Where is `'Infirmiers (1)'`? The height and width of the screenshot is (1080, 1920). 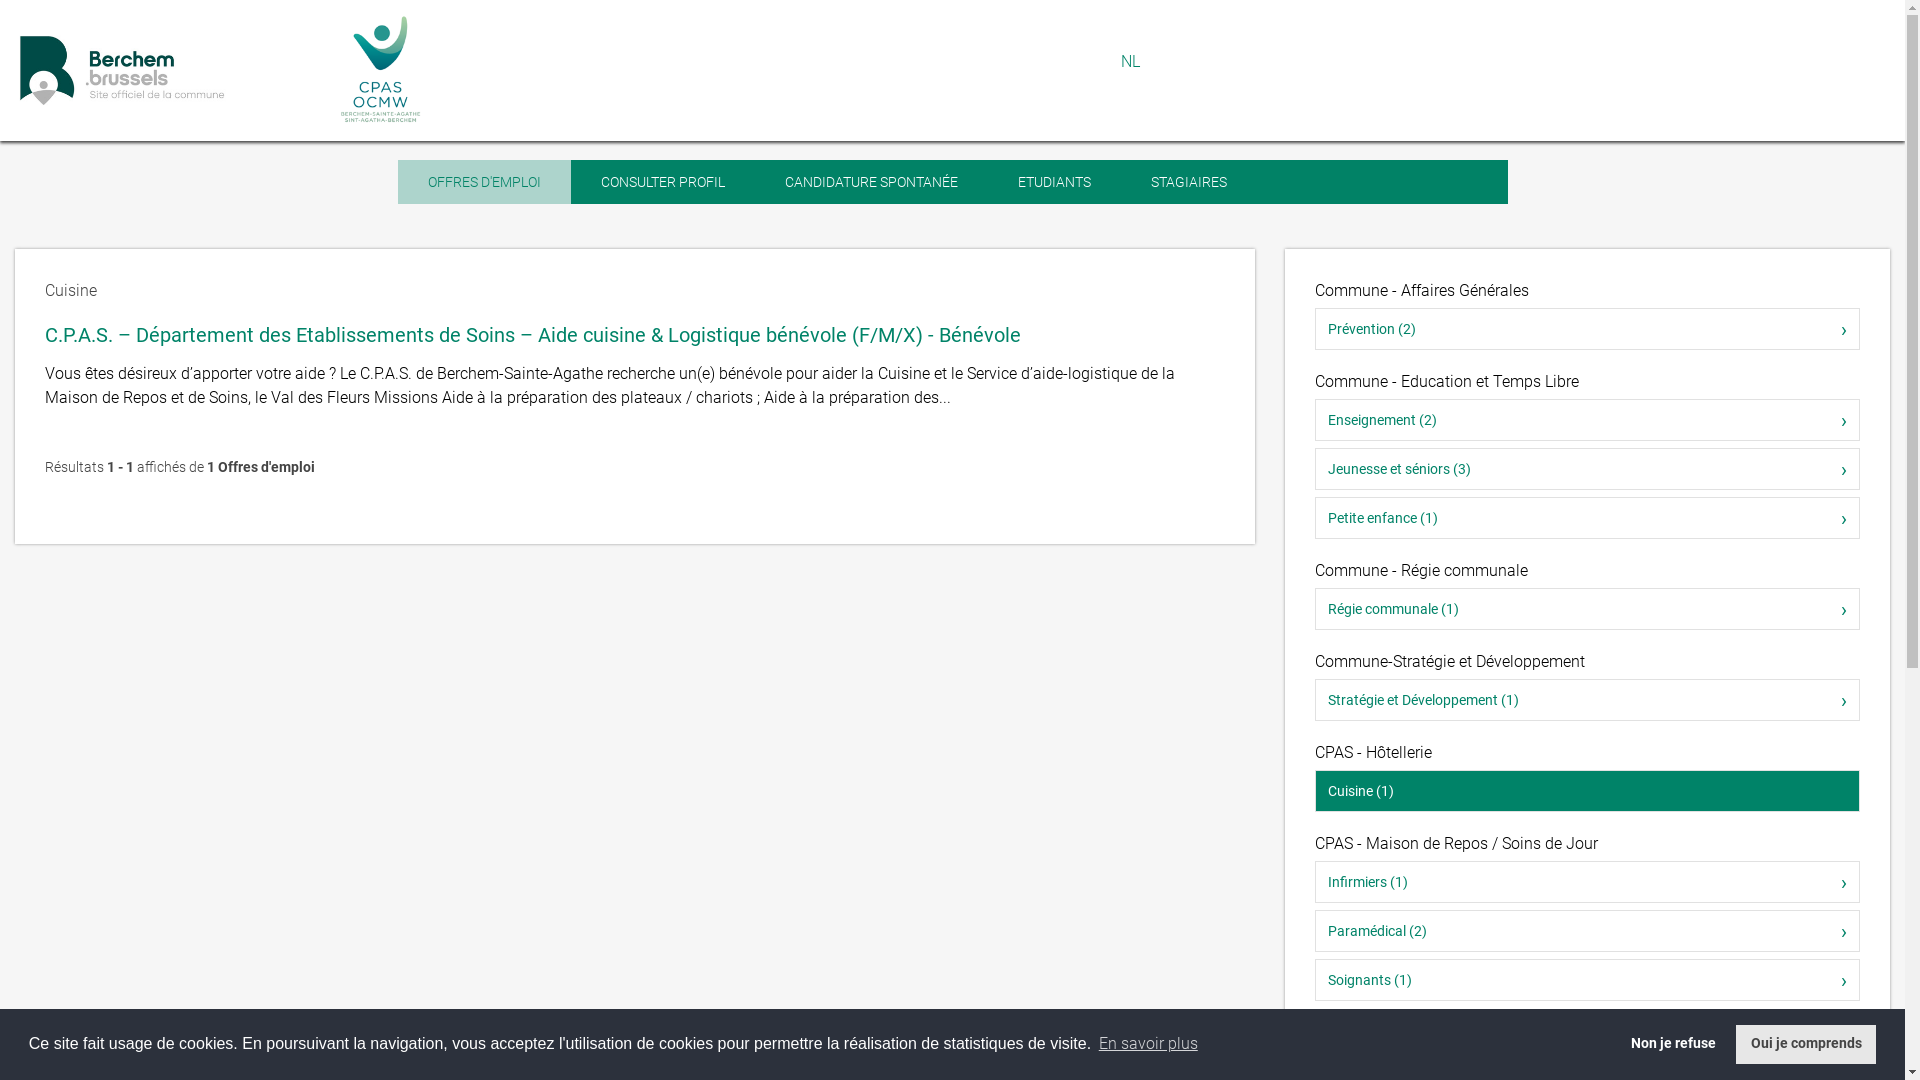 'Infirmiers (1)' is located at coordinates (1586, 881).